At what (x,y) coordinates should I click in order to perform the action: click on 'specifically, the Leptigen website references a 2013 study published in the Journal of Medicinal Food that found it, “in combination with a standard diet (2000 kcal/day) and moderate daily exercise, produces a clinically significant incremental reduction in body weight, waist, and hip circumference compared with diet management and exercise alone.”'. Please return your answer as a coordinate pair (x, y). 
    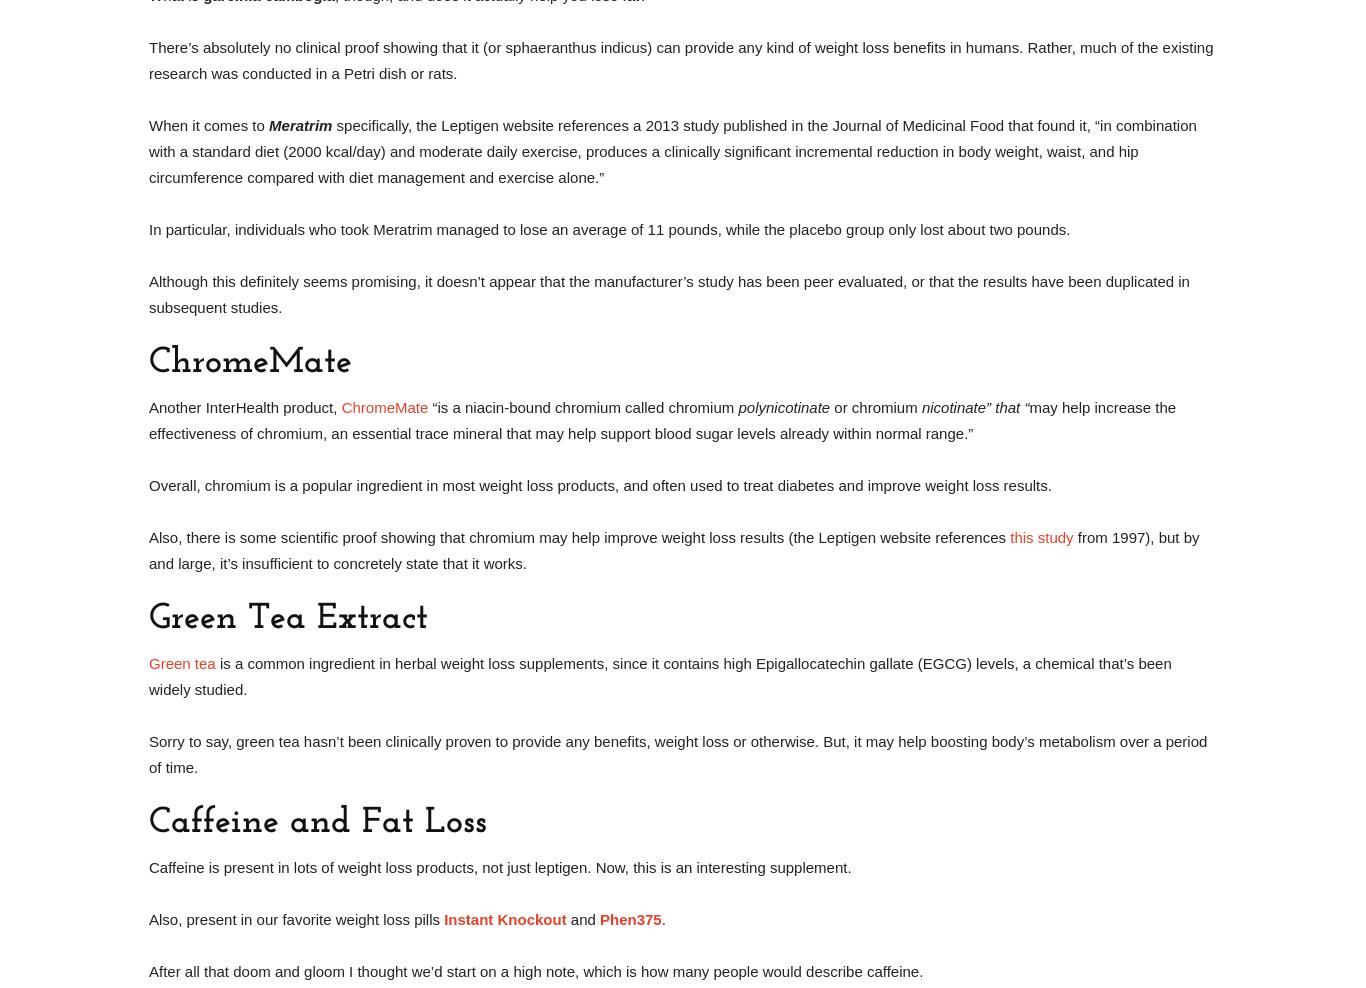
    Looking at the image, I should click on (671, 150).